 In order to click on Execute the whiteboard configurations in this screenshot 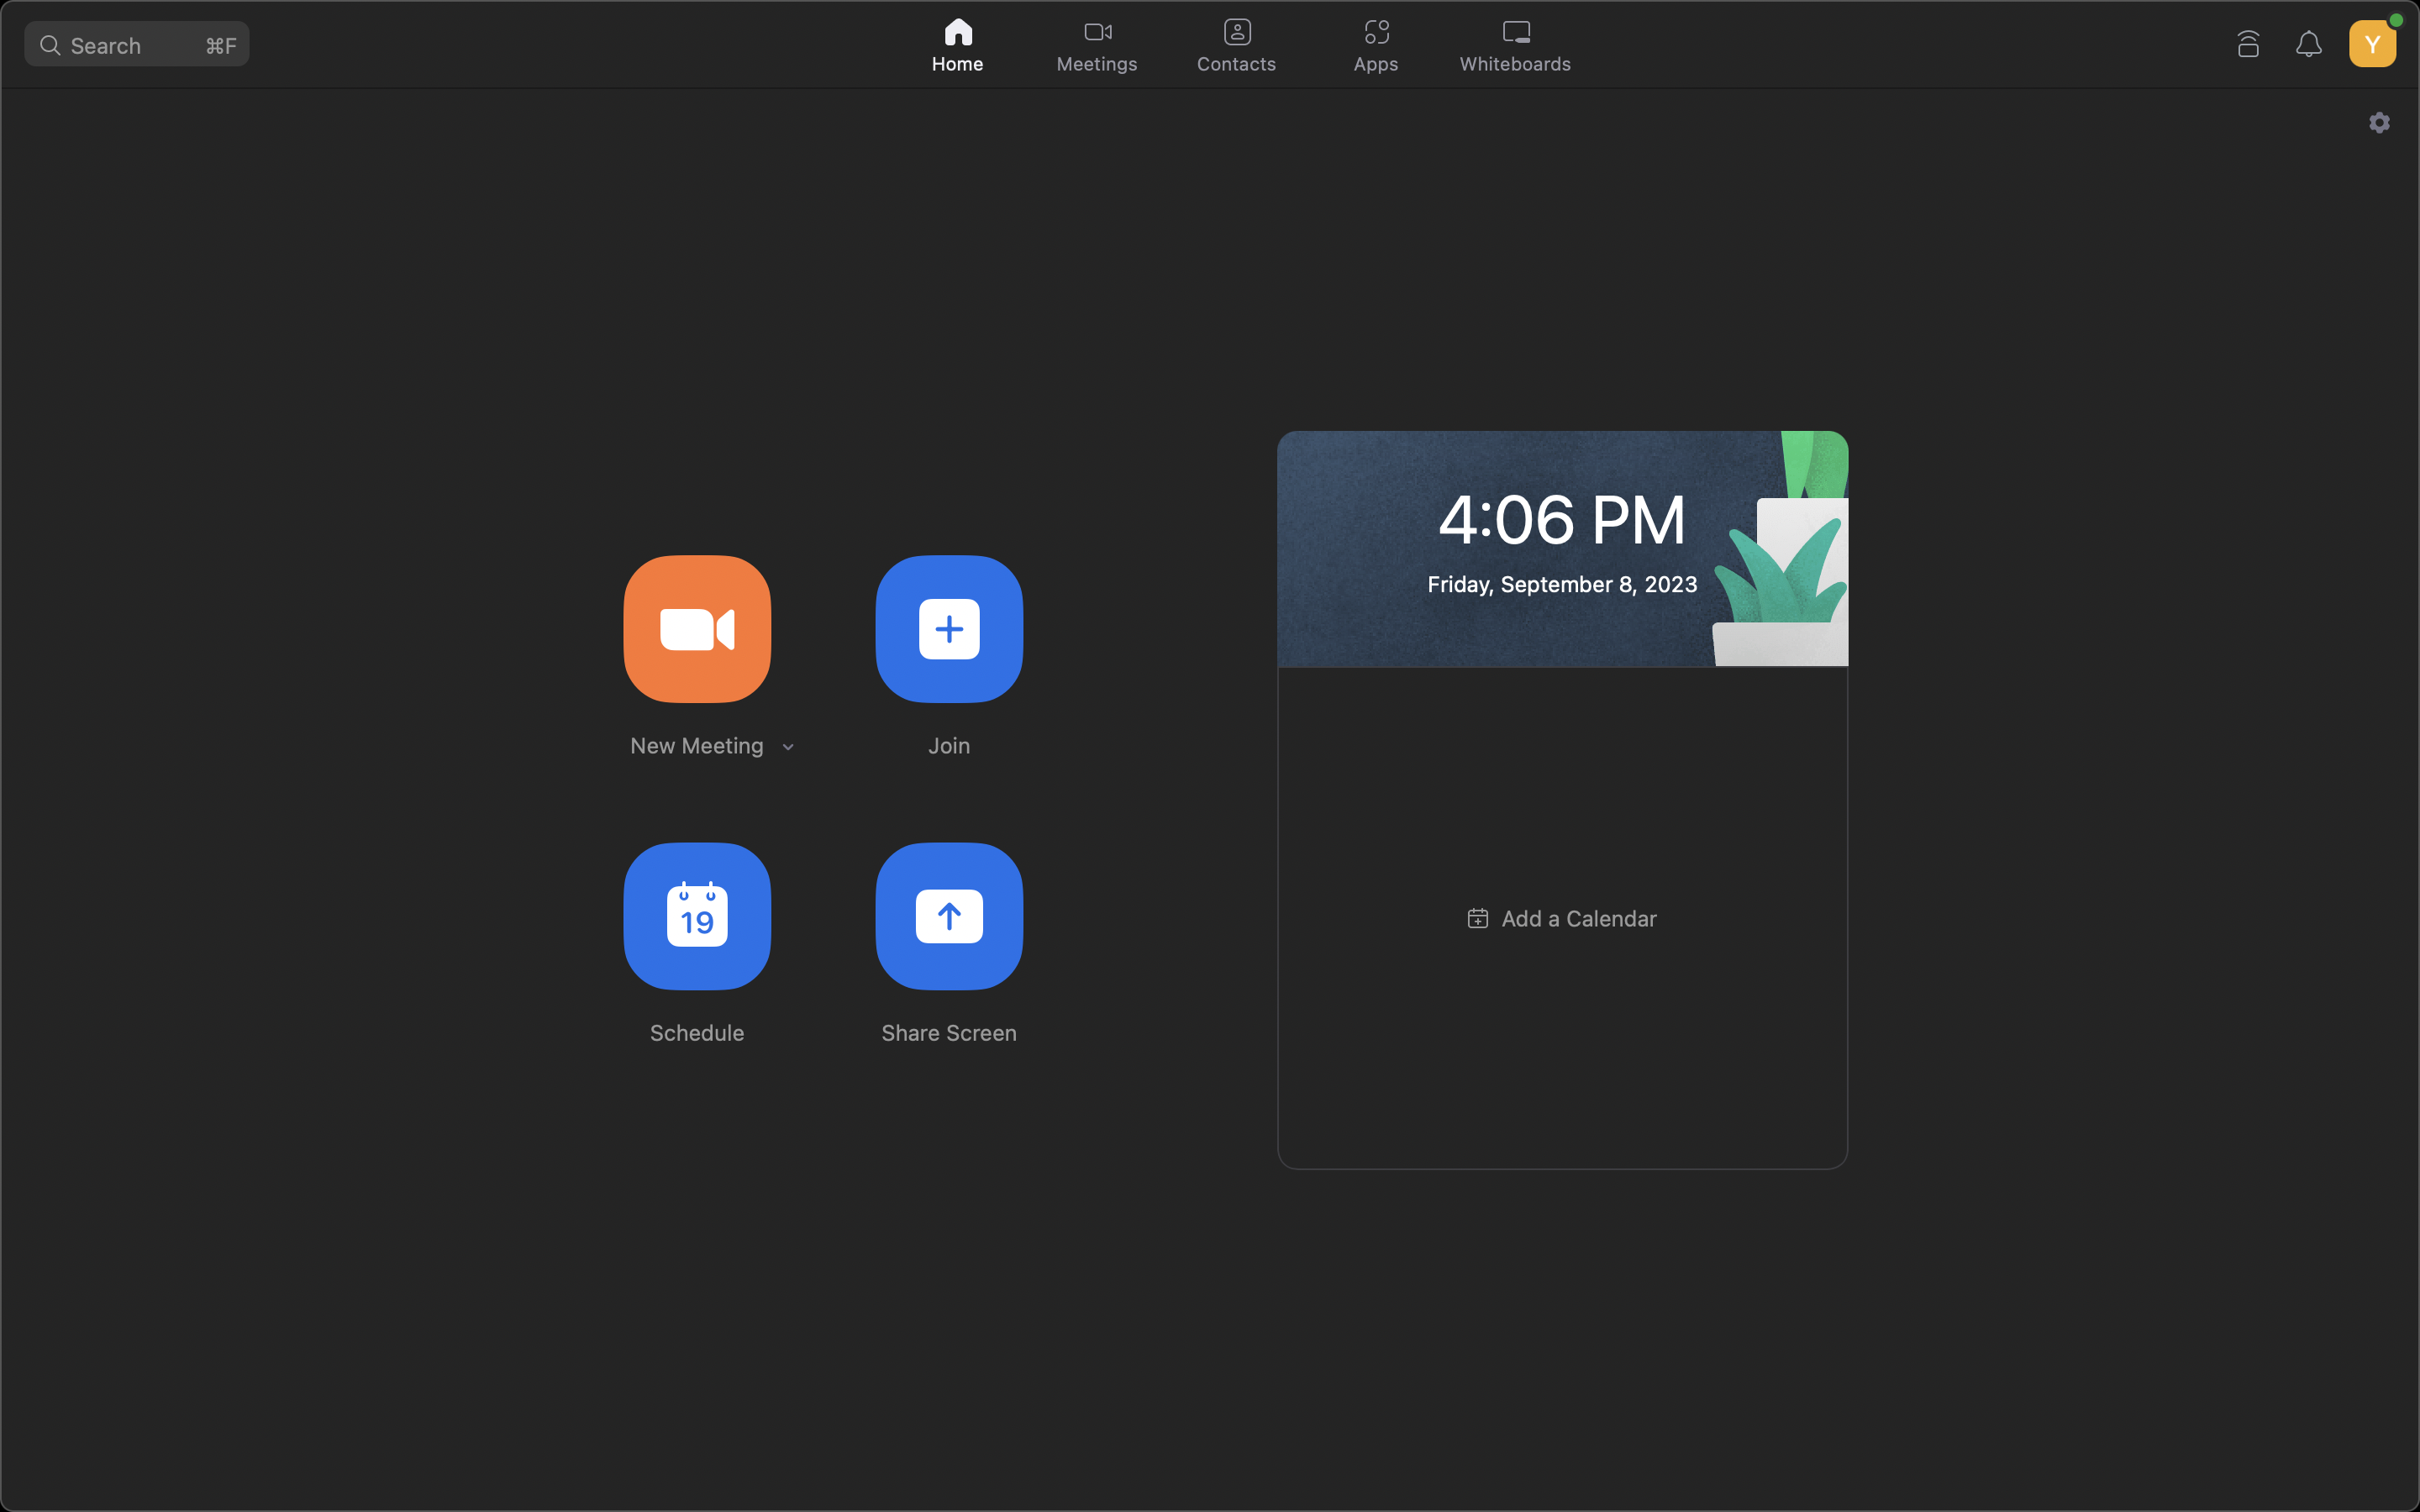, I will do `click(1520, 46)`.